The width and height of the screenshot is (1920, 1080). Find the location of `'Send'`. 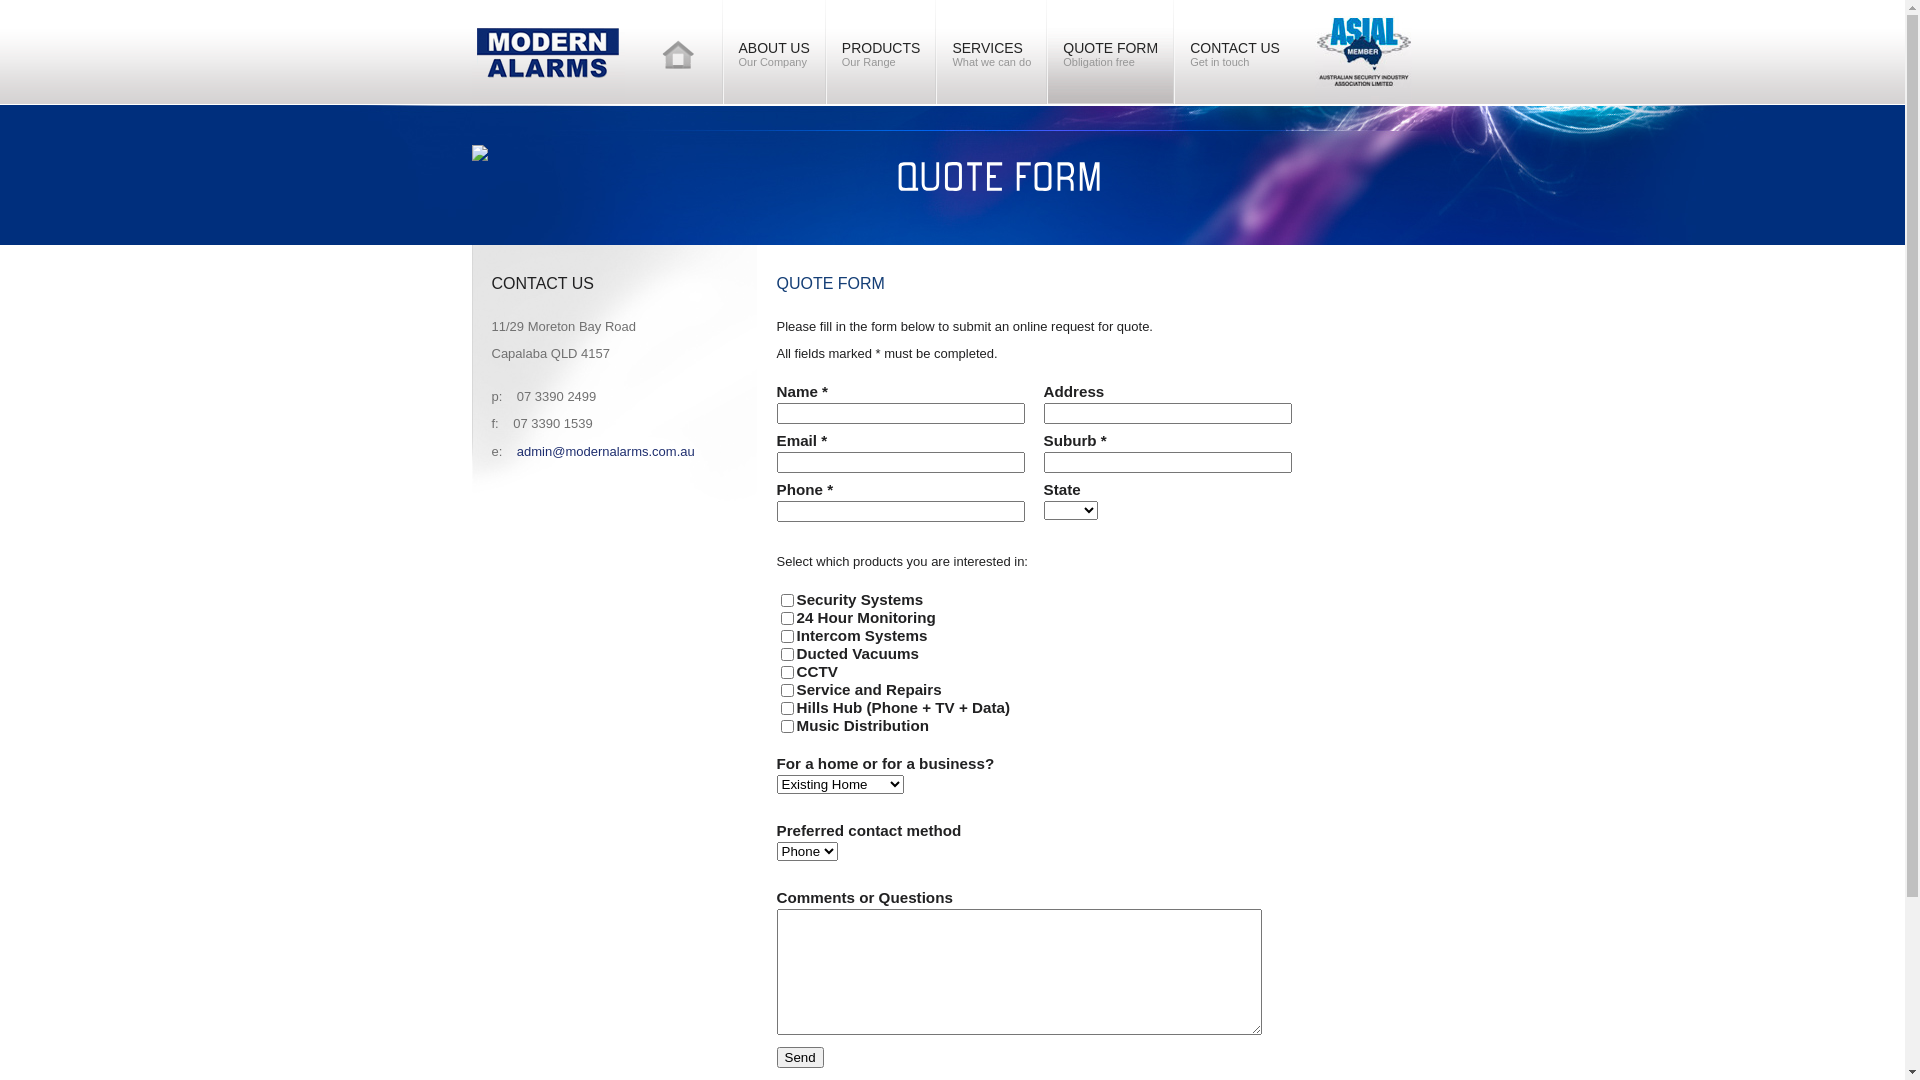

'Send' is located at coordinates (775, 1056).